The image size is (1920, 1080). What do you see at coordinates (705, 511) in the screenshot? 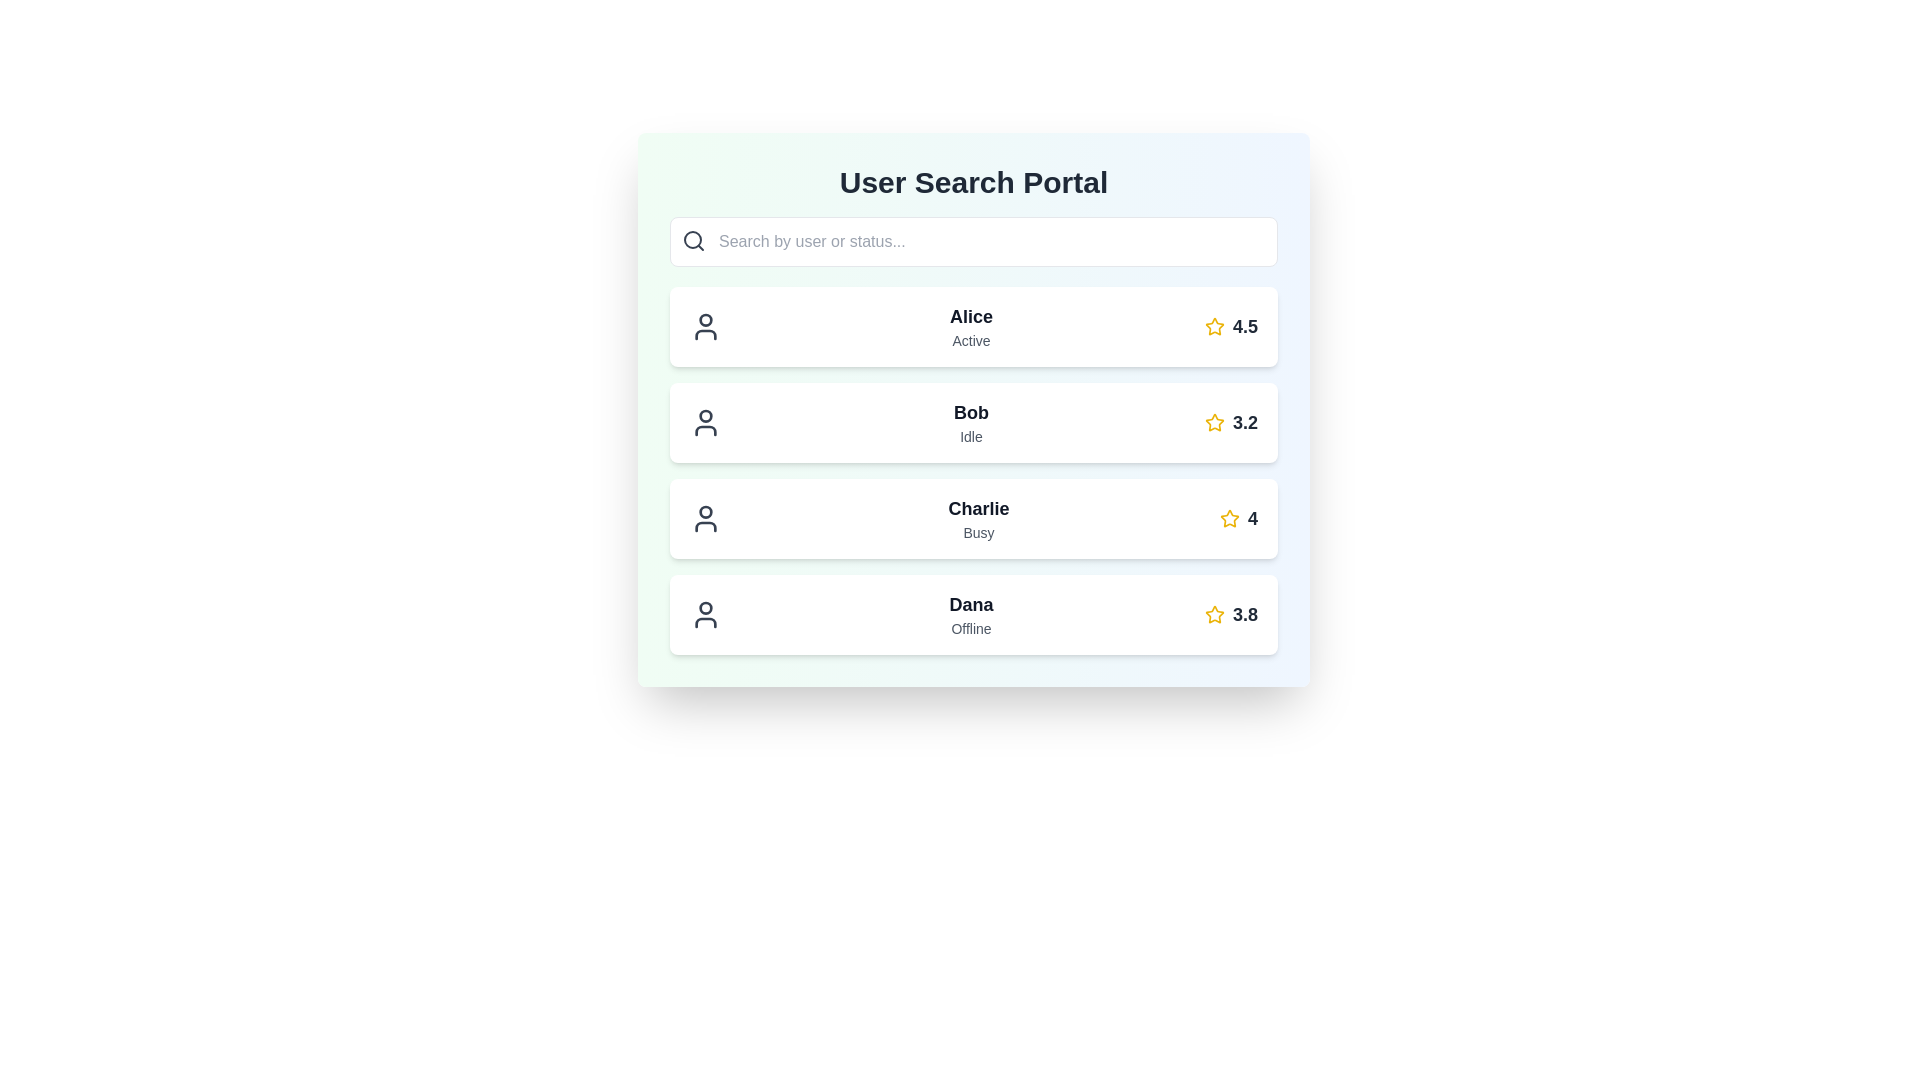
I see `the Circle SVG element that is part of the user profile illustration for 'Charlie.'` at bounding box center [705, 511].